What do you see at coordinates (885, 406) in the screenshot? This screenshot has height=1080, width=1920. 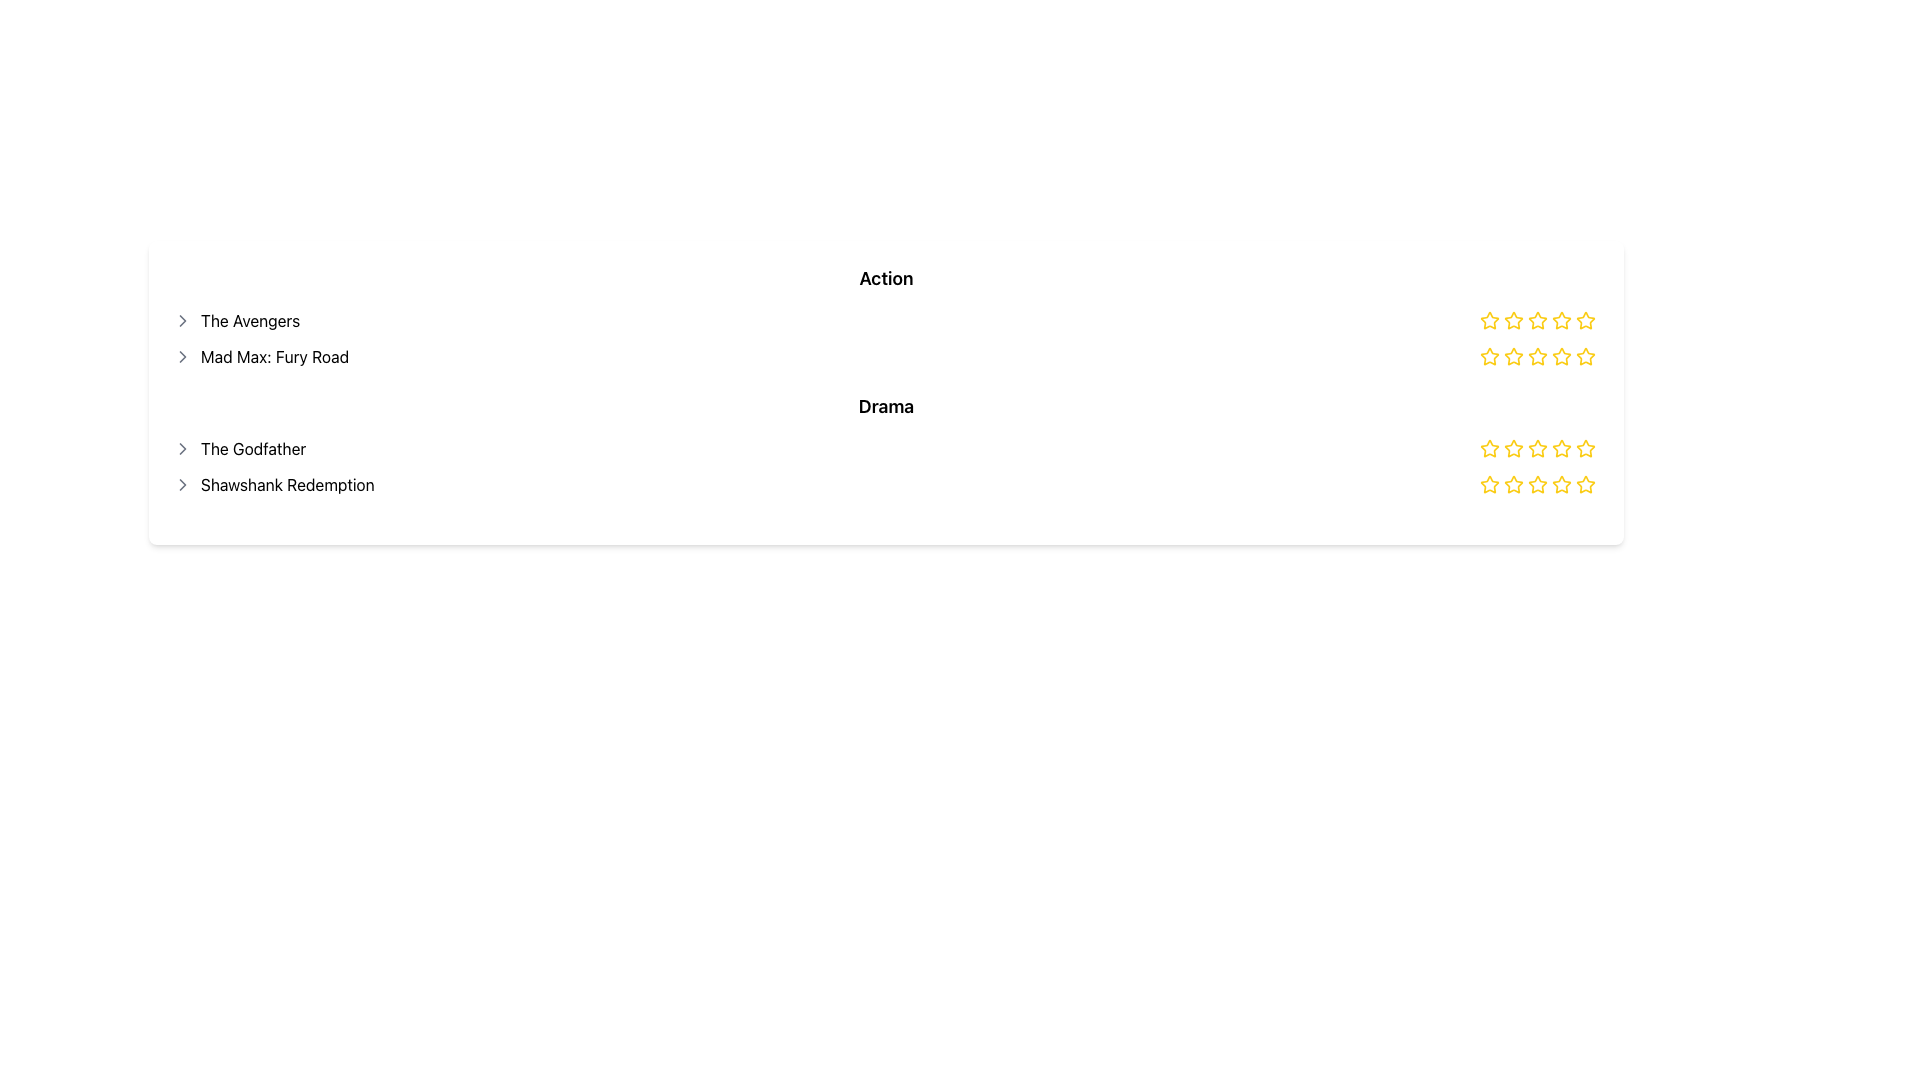 I see `text from the section header labeled 'Drama', which categorizes the content that follows` at bounding box center [885, 406].